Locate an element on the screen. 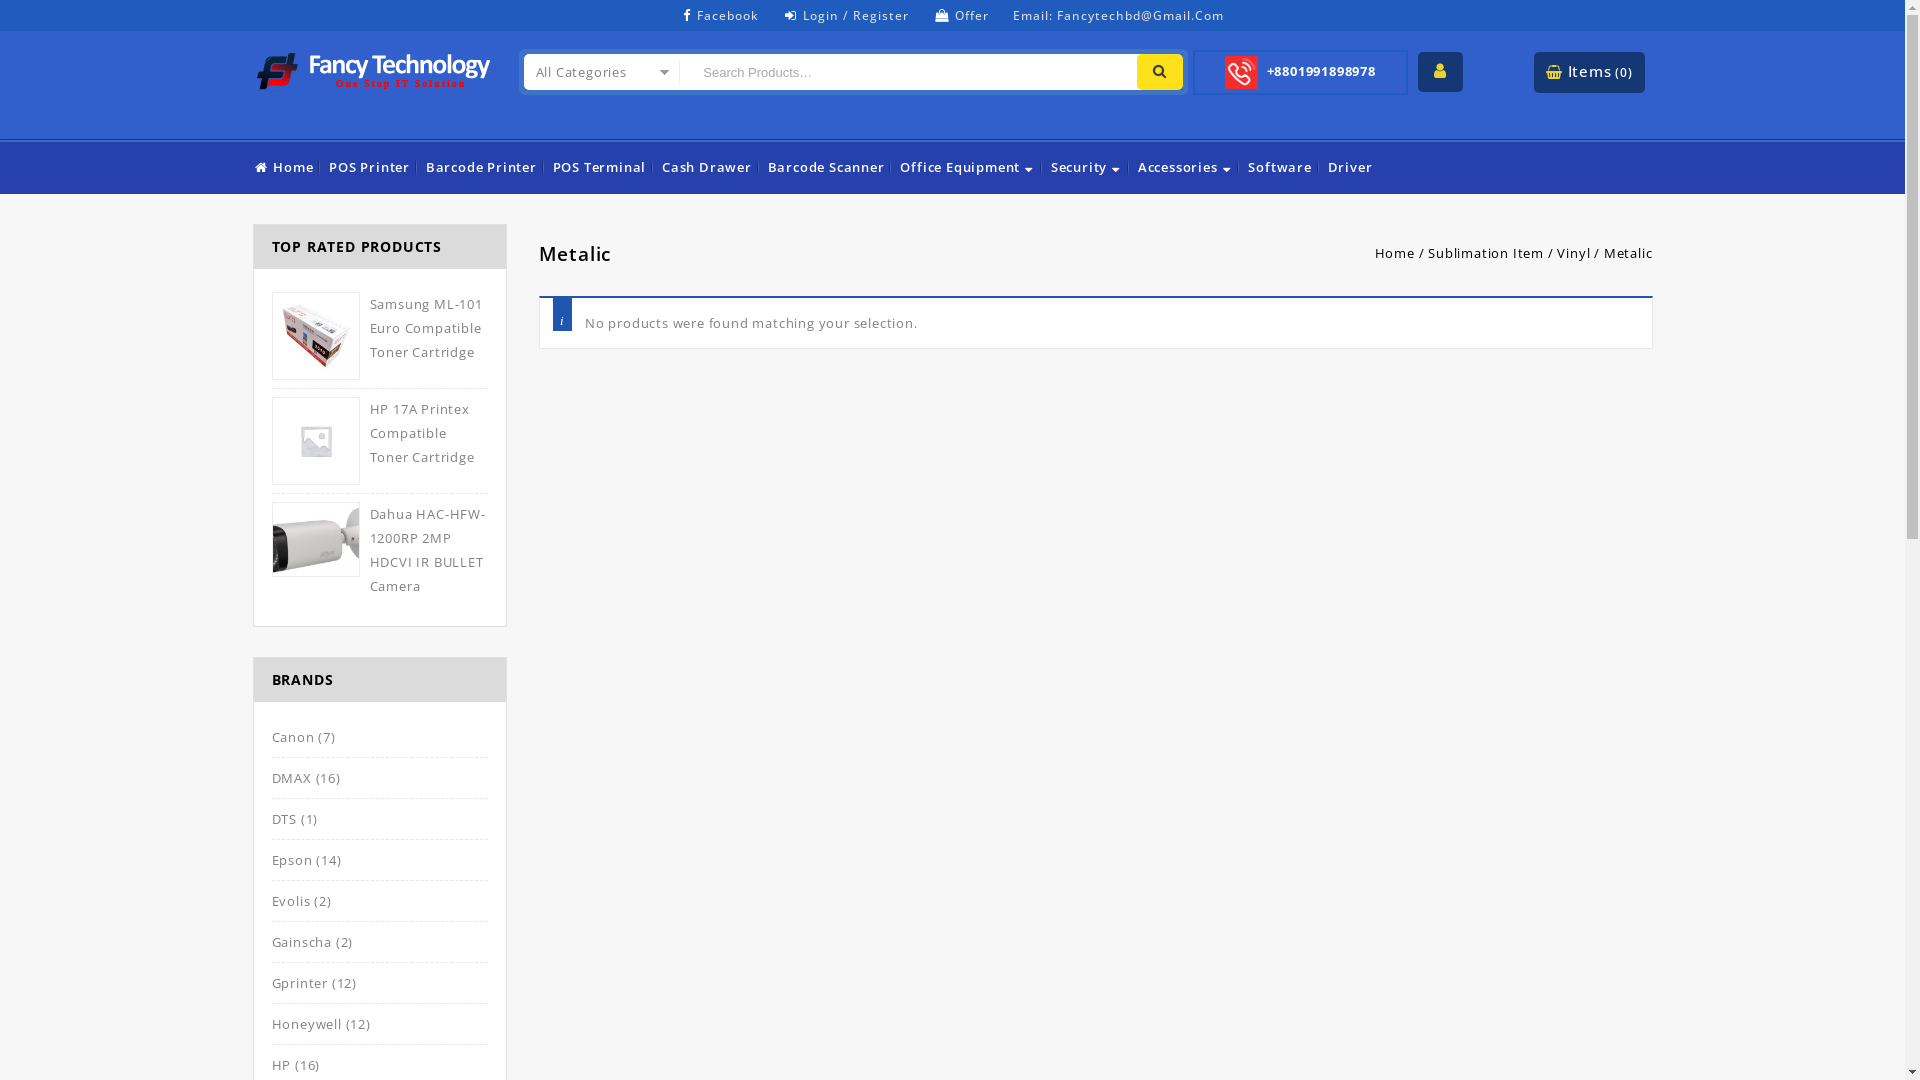 The height and width of the screenshot is (1080, 1920). '(0)' is located at coordinates (1623, 71).